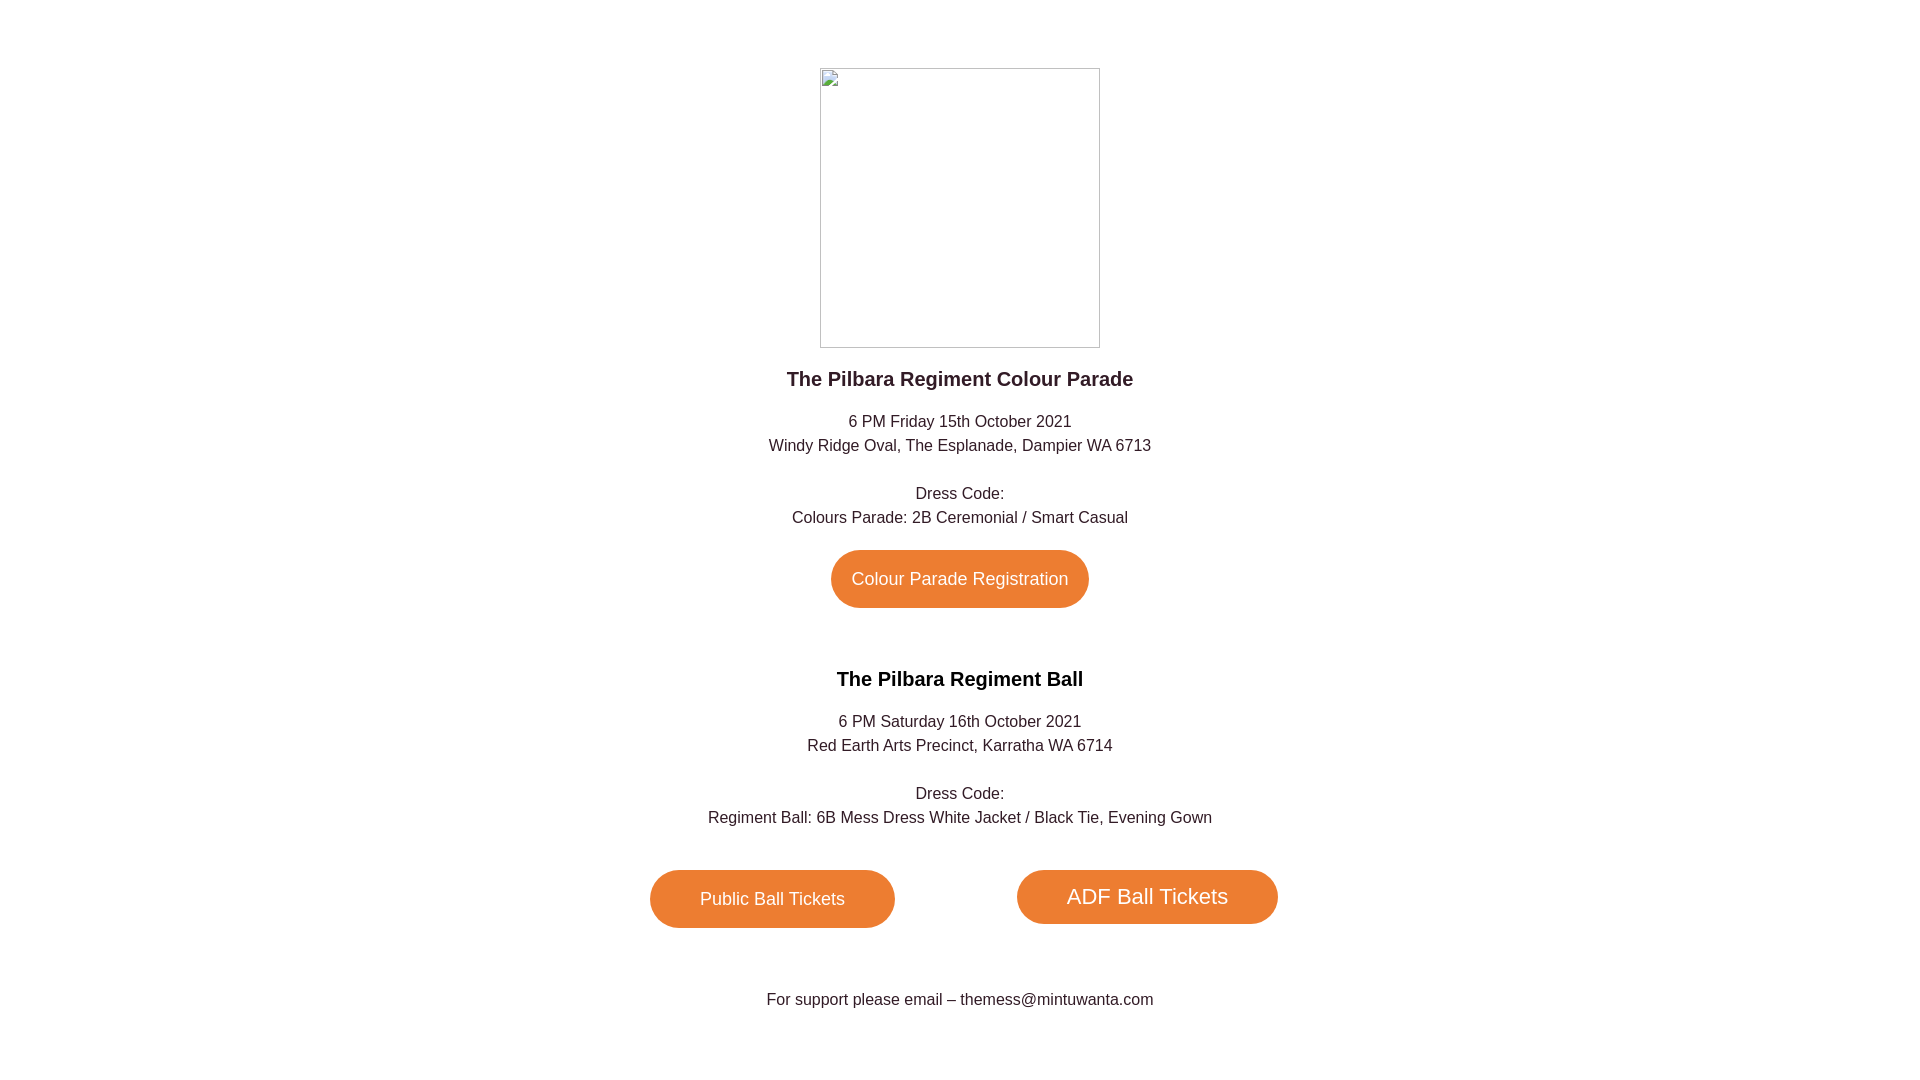 The image size is (1920, 1080). What do you see at coordinates (1017, 896) in the screenshot?
I see `'ADF Ball Tickets'` at bounding box center [1017, 896].